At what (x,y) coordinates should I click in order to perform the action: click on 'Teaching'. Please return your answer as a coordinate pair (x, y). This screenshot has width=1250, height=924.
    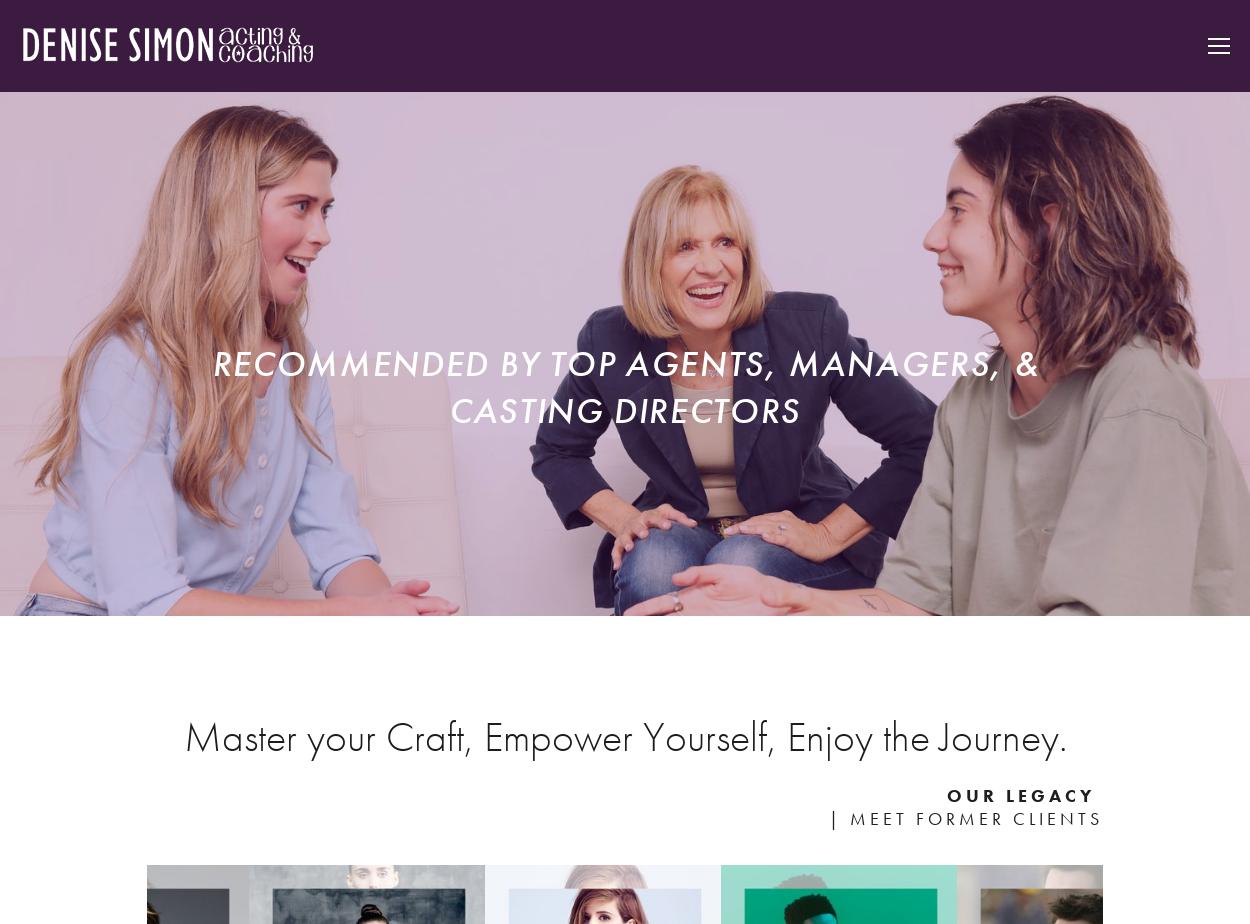
    Looking at the image, I should click on (1076, 104).